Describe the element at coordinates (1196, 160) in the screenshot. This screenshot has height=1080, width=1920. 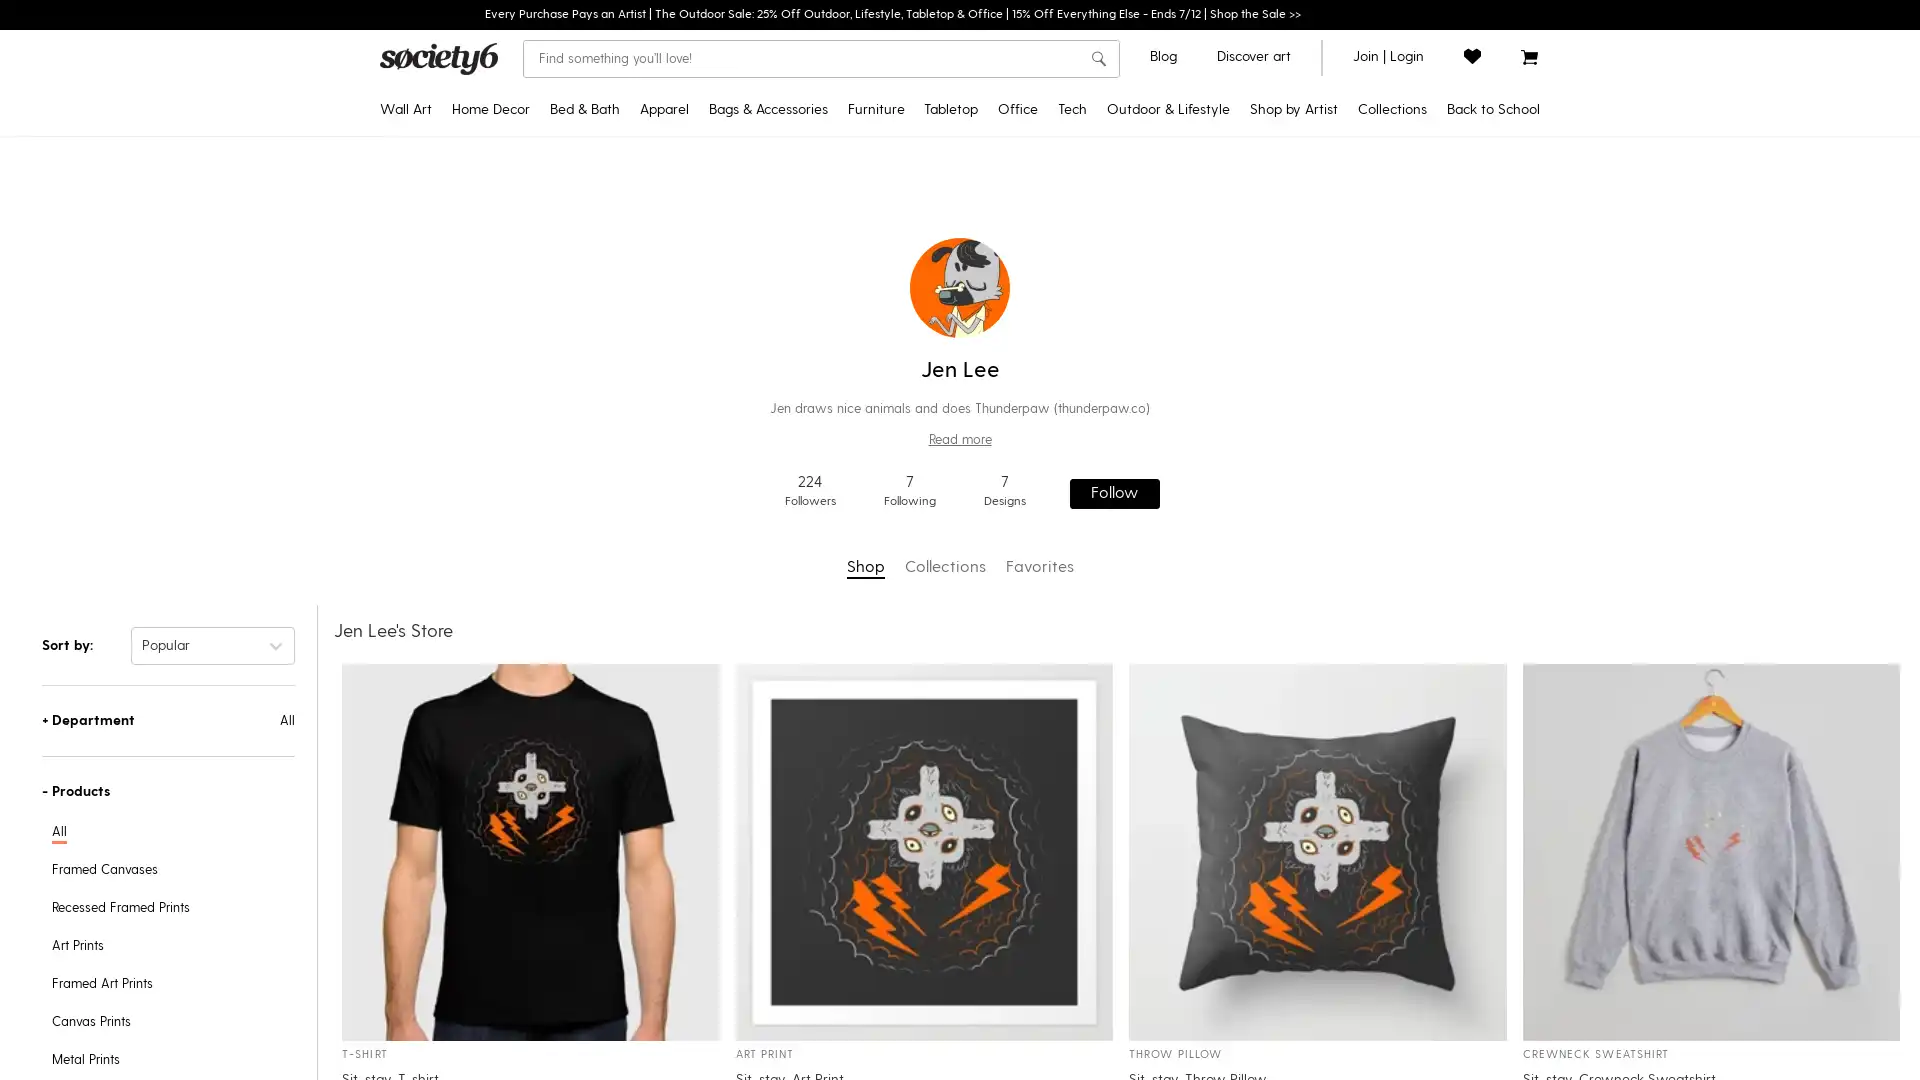
I see `Outdoor RugsNEW` at that location.